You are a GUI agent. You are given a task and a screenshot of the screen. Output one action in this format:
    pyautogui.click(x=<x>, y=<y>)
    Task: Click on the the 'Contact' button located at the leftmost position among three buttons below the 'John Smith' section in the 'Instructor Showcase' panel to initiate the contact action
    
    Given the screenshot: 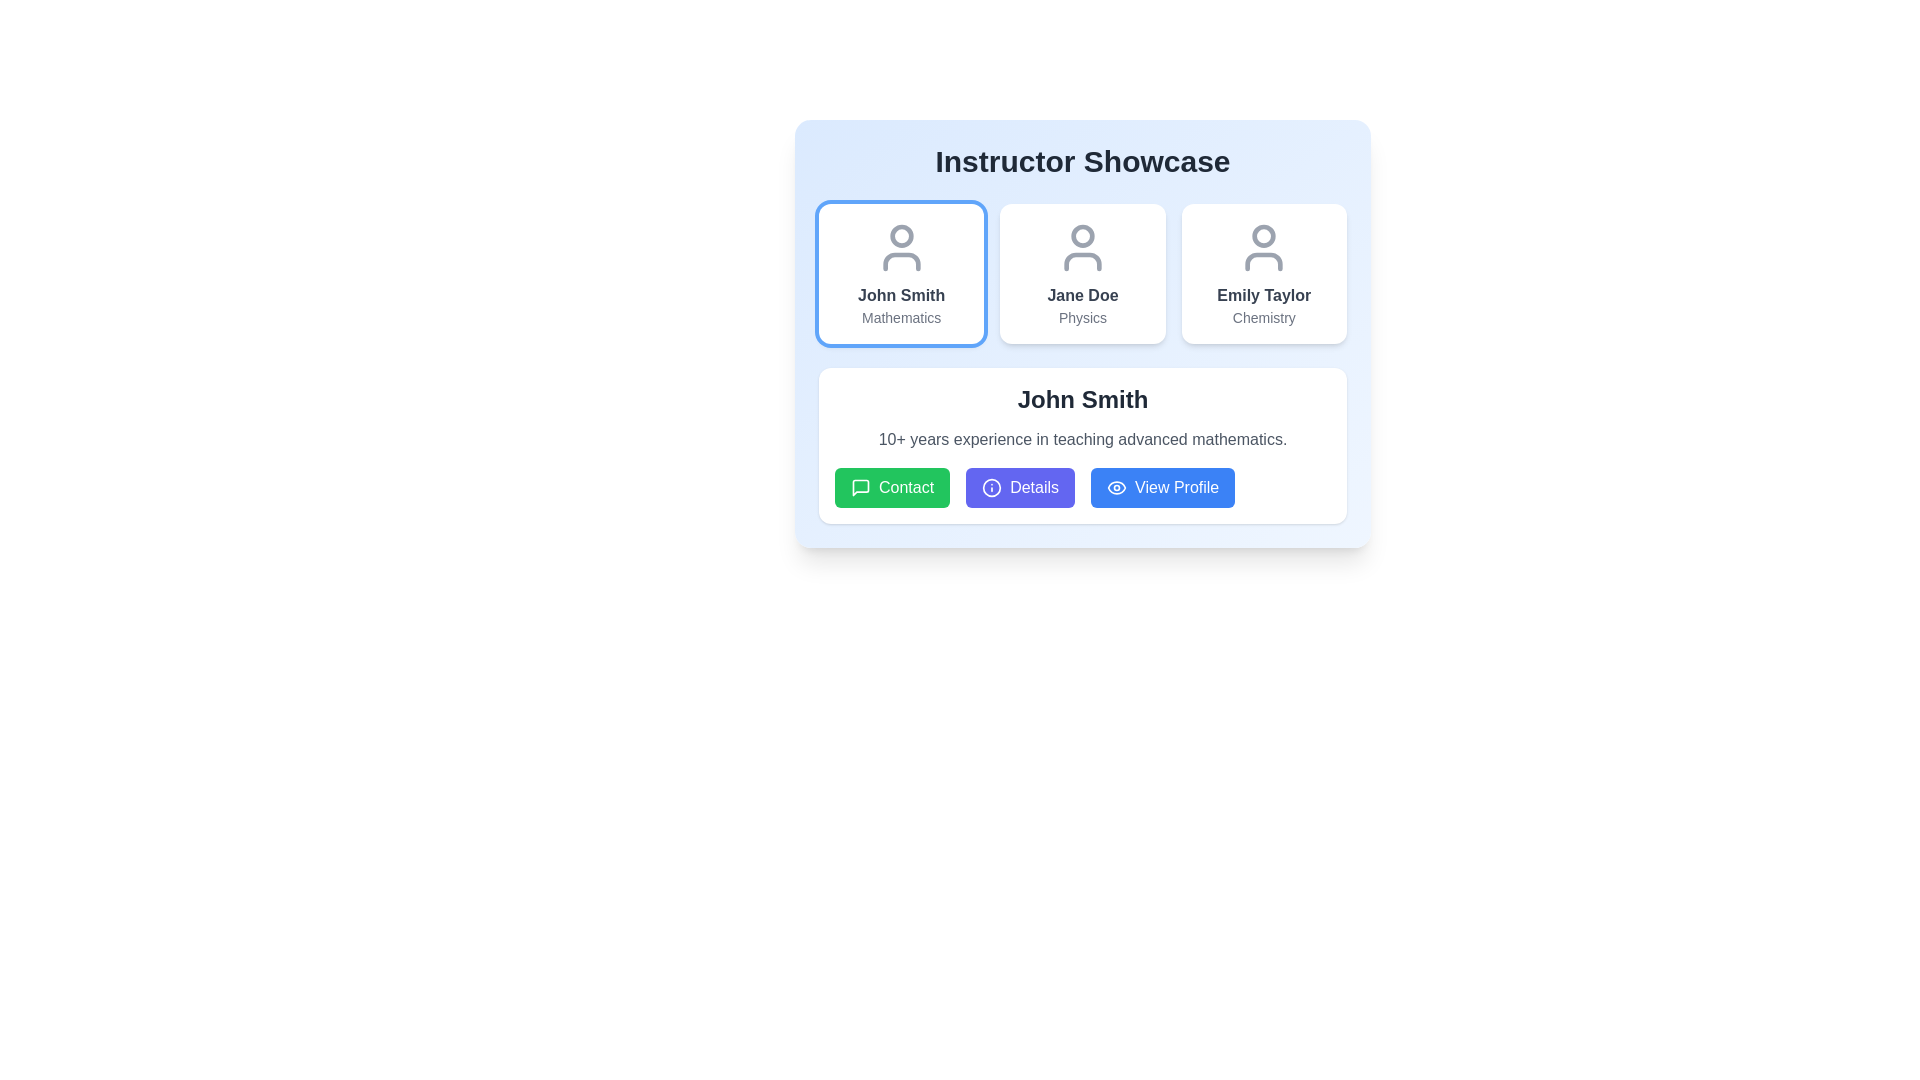 What is the action you would take?
    pyautogui.click(x=891, y=488)
    